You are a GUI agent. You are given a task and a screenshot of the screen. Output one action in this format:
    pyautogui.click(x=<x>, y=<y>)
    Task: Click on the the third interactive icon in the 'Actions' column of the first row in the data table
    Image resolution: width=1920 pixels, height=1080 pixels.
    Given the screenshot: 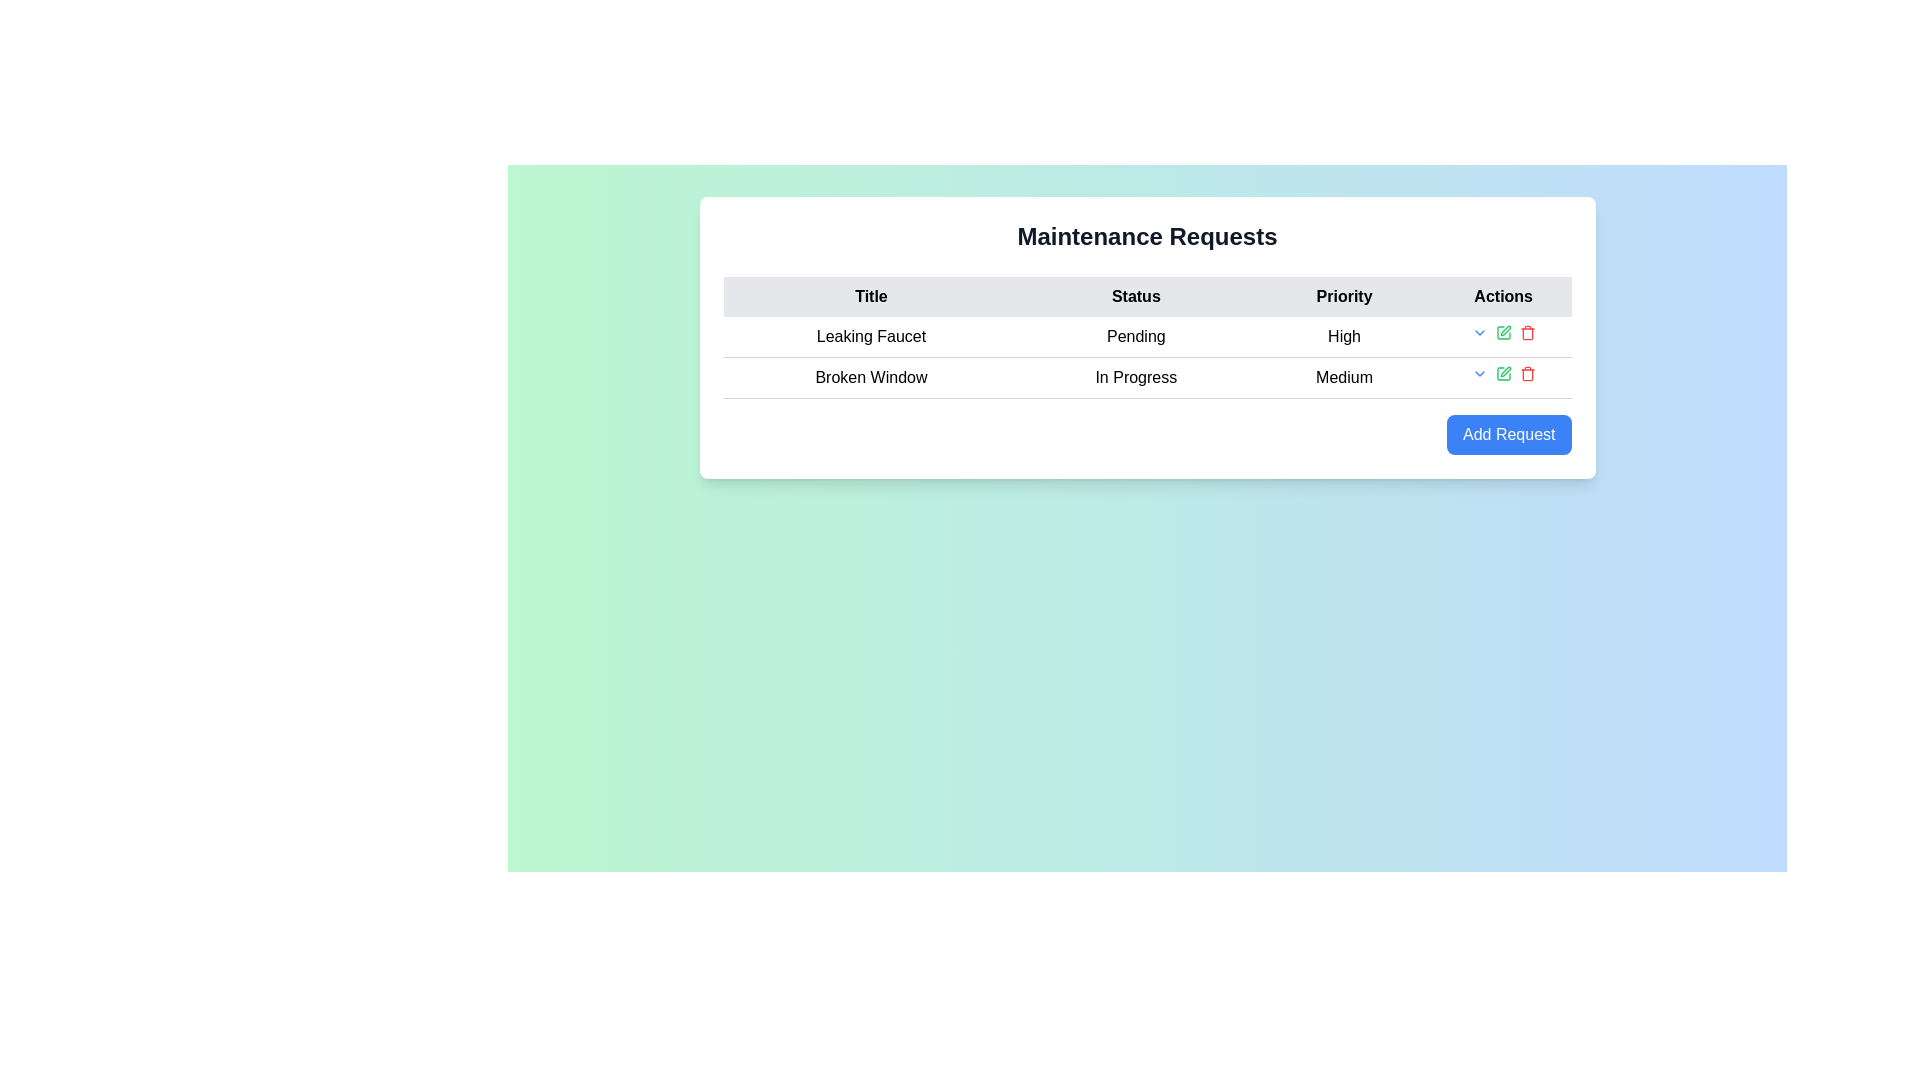 What is the action you would take?
    pyautogui.click(x=1526, y=331)
    